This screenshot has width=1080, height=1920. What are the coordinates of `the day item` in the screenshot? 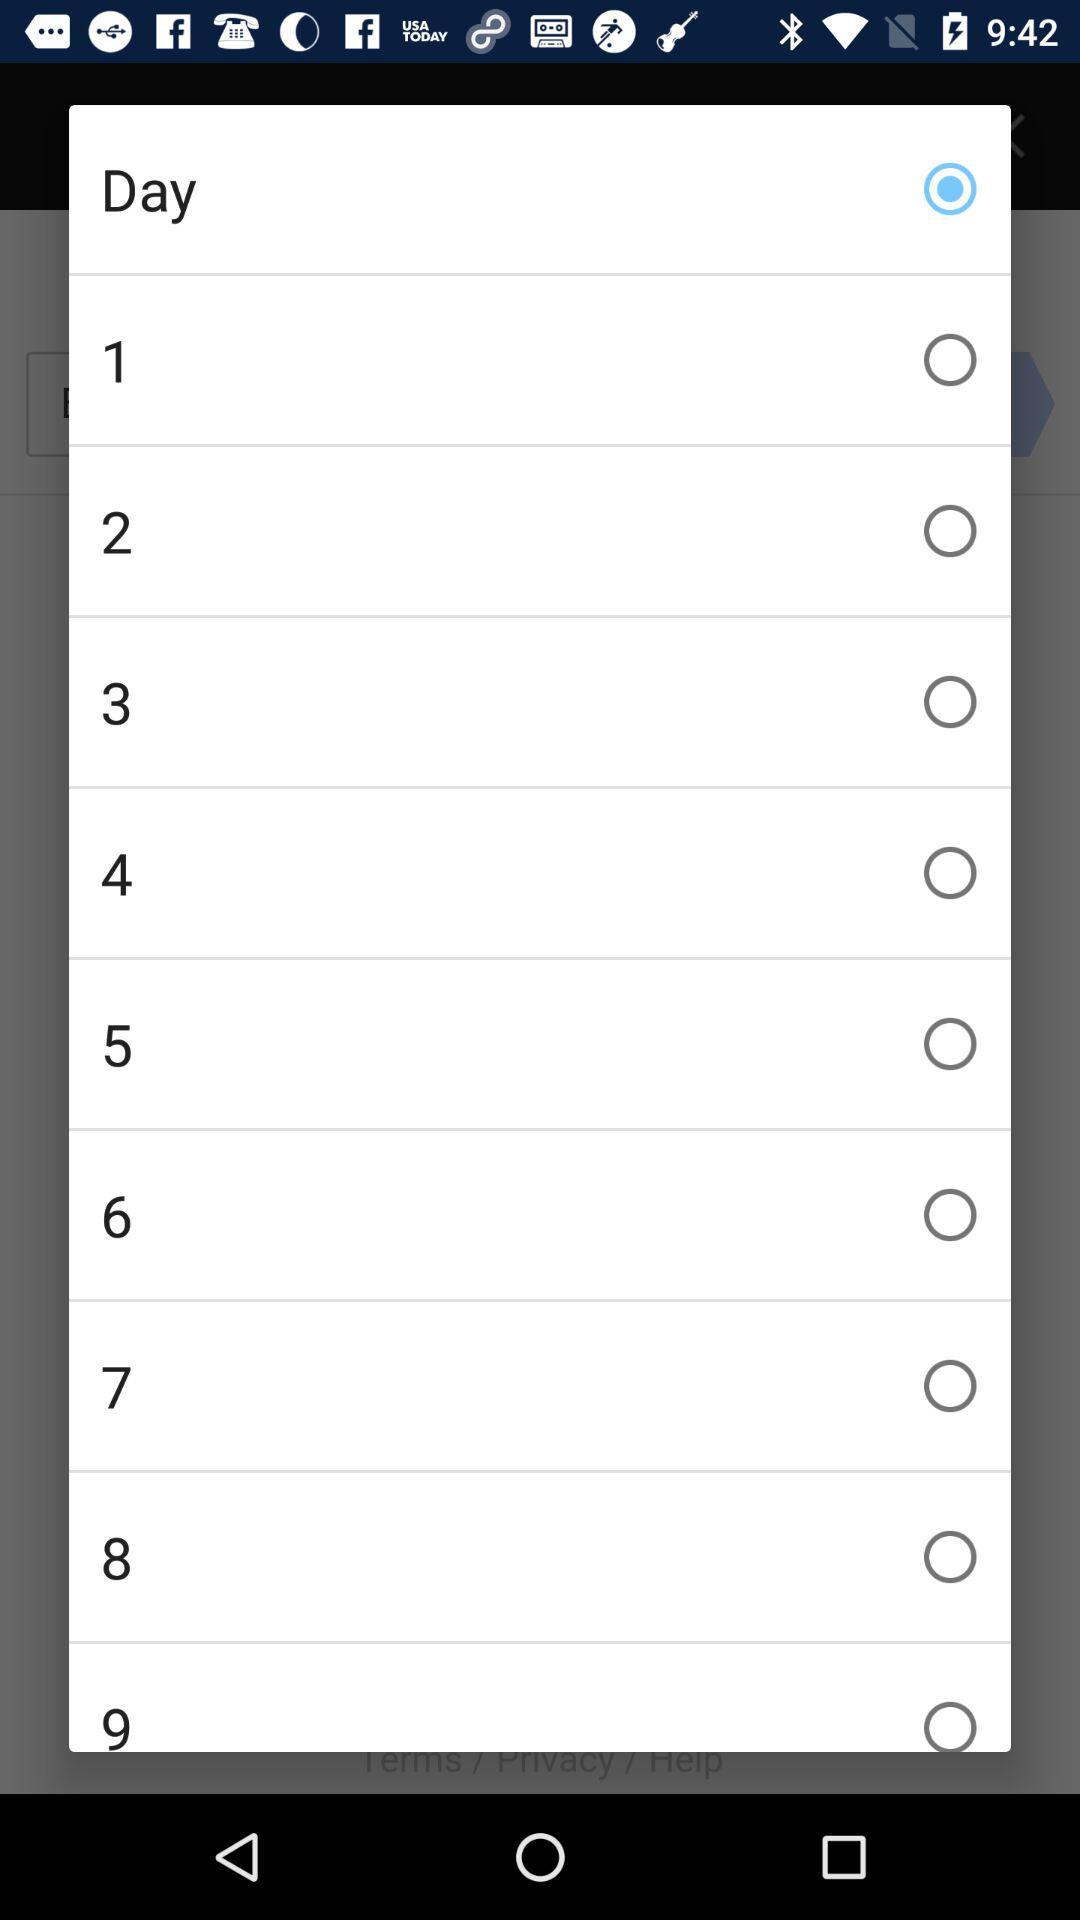 It's located at (540, 188).